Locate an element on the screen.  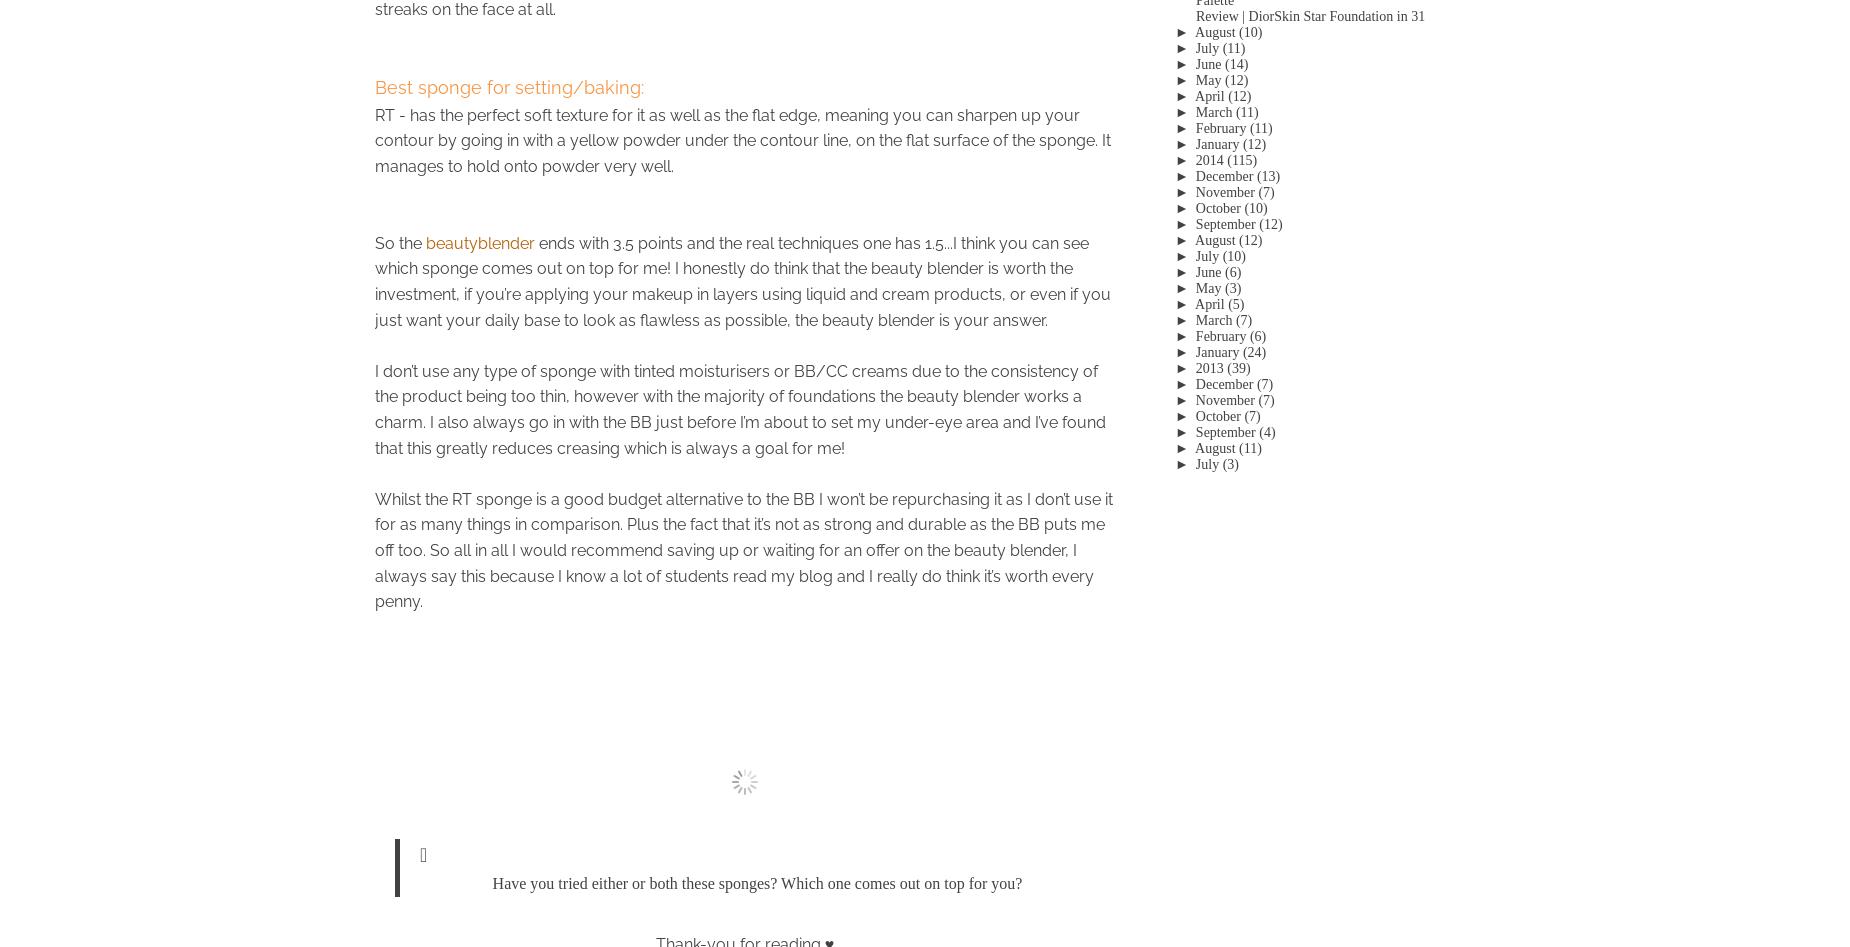
'Review | DiorSkin Star Foundation in 31' is located at coordinates (1309, 15).